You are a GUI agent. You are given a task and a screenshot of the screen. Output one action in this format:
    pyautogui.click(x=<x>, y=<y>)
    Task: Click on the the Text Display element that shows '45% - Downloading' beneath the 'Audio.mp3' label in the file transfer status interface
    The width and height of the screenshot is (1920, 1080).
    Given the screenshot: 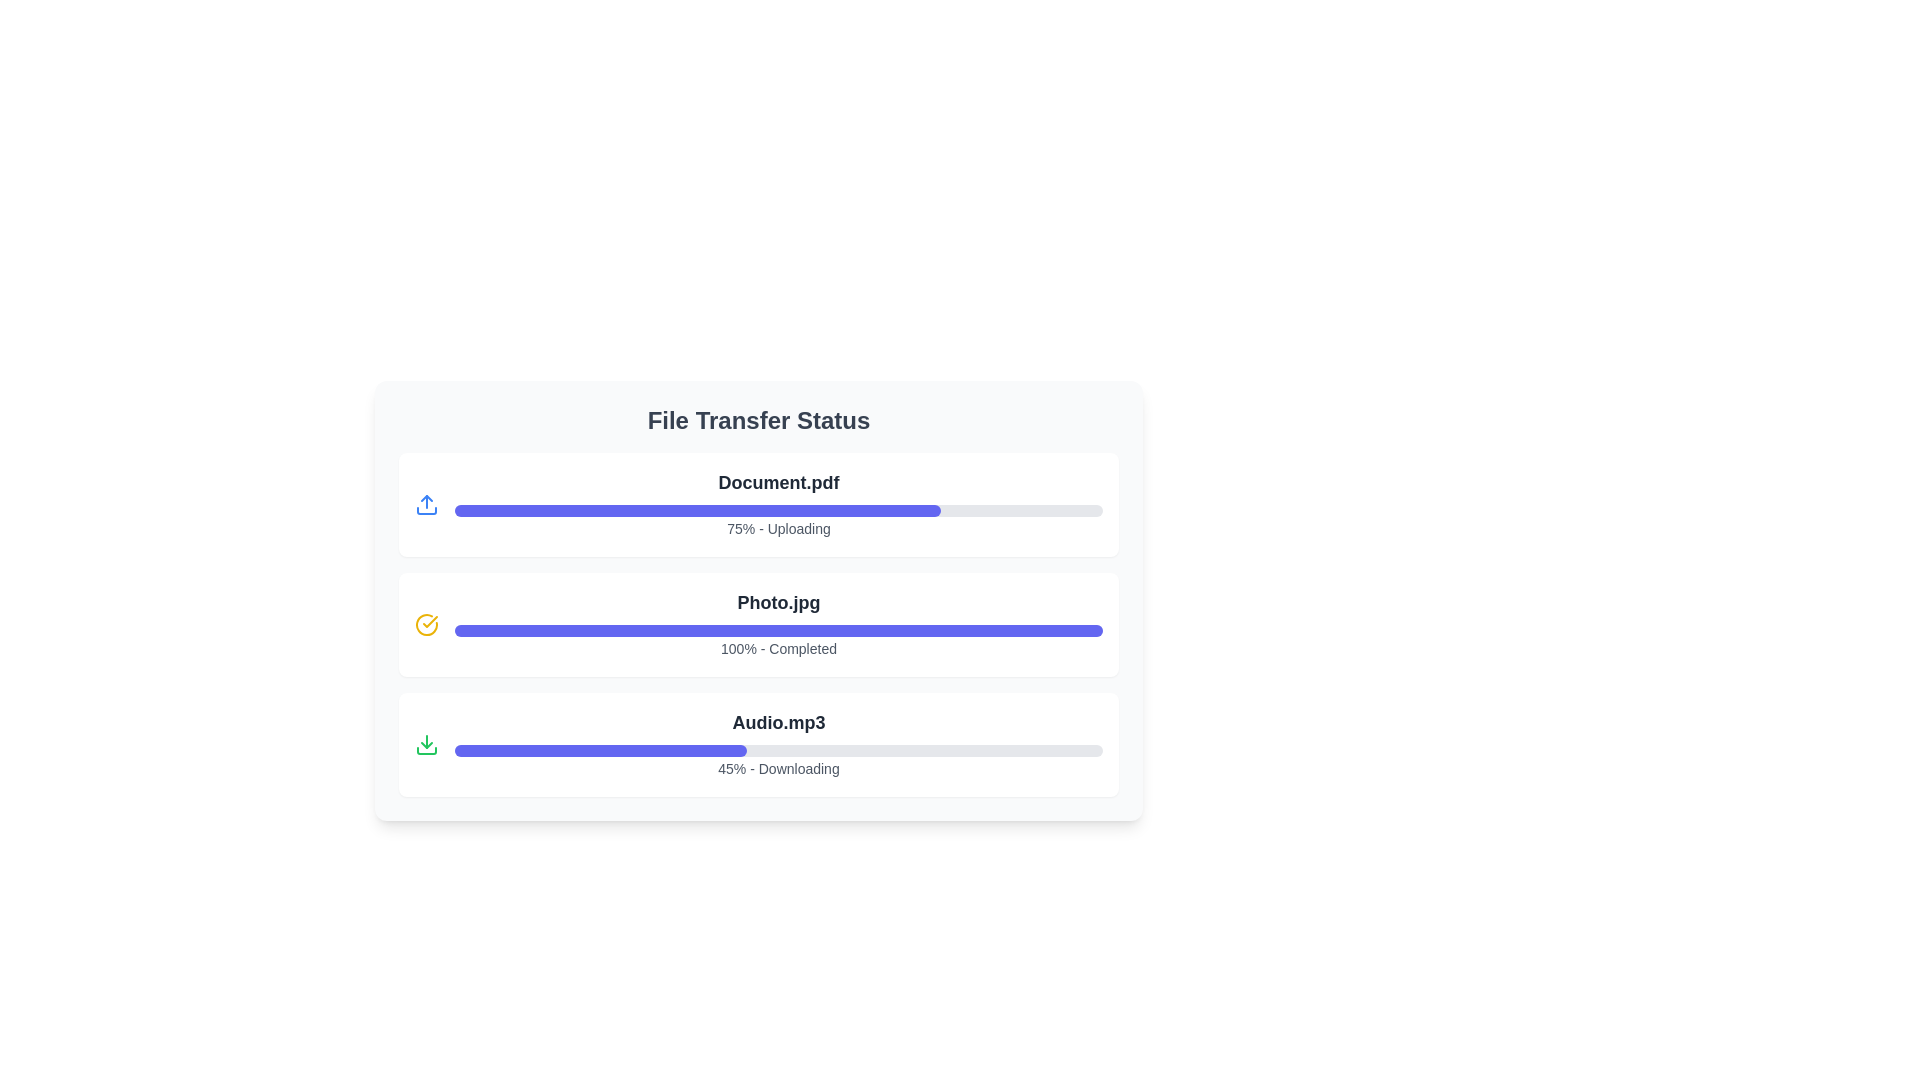 What is the action you would take?
    pyautogui.click(x=777, y=767)
    